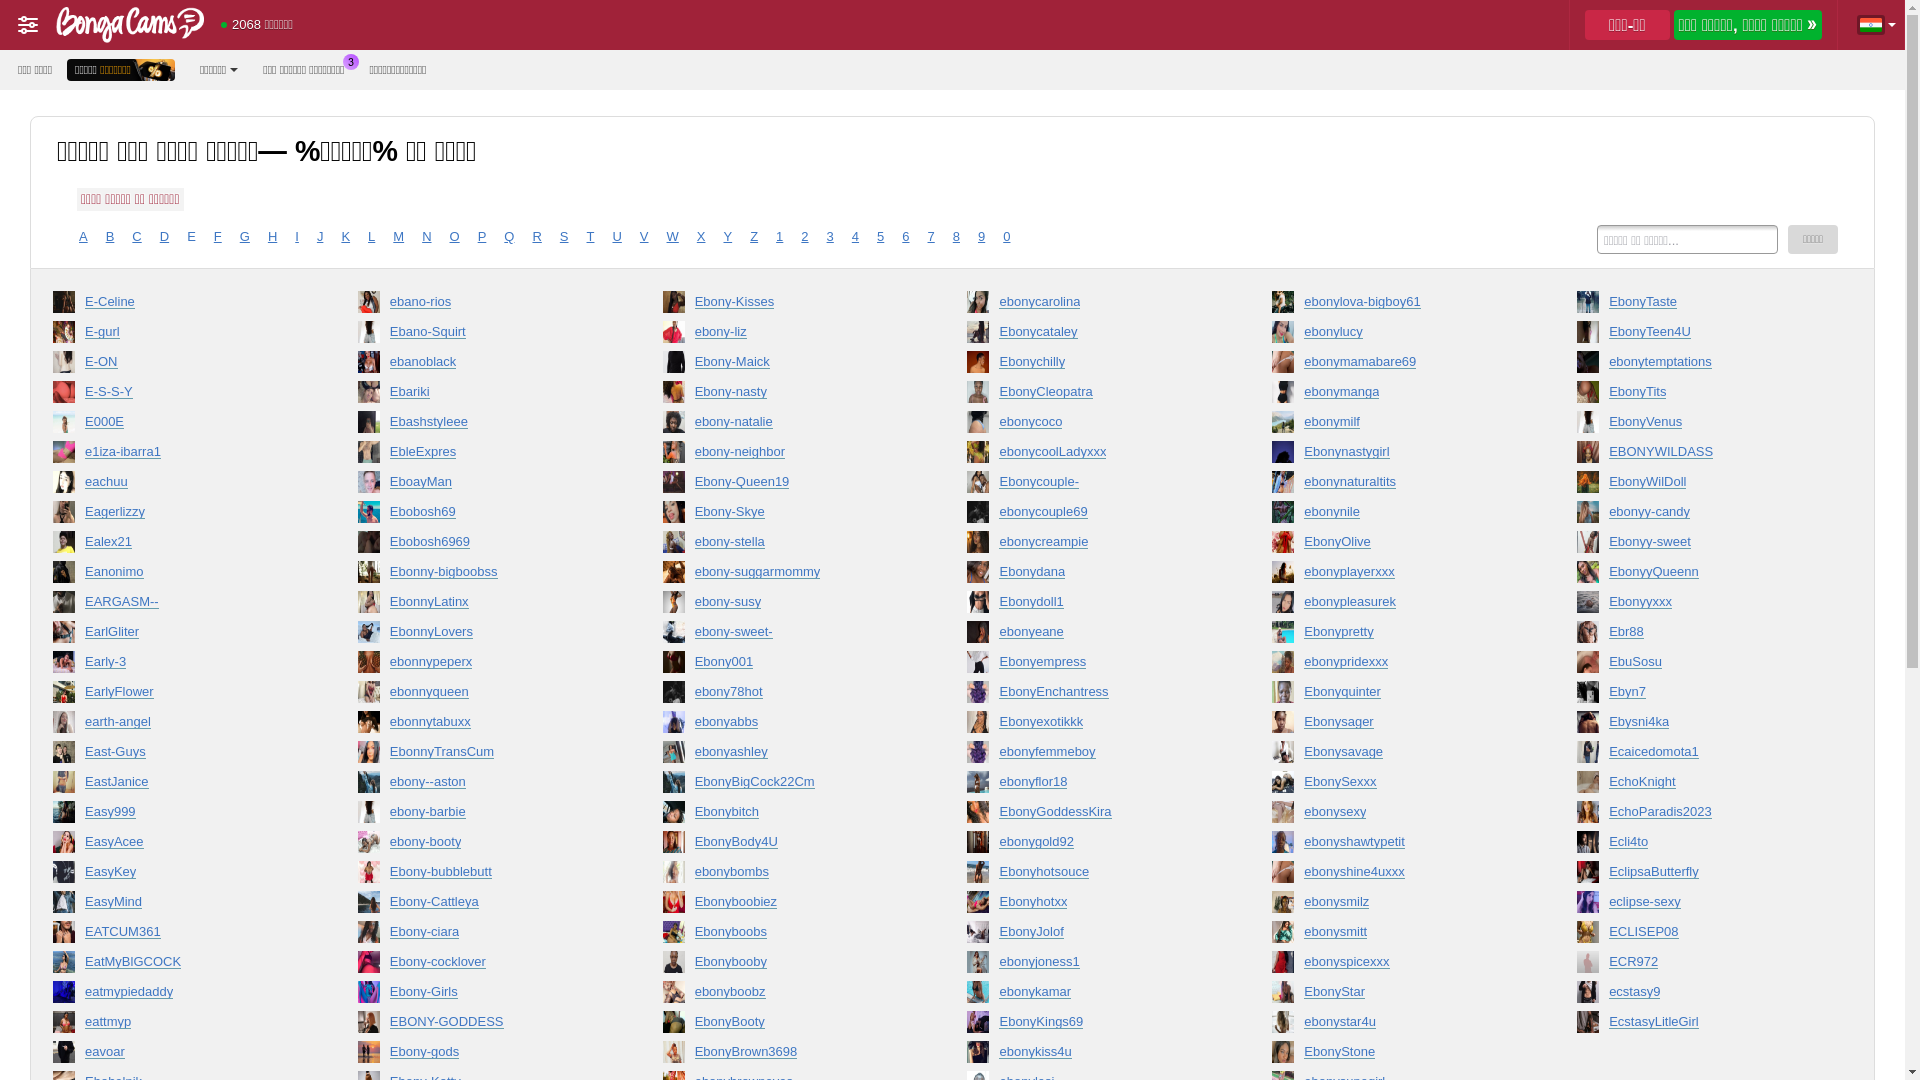  What do you see at coordinates (52, 694) in the screenshot?
I see `'EarlyFlower'` at bounding box center [52, 694].